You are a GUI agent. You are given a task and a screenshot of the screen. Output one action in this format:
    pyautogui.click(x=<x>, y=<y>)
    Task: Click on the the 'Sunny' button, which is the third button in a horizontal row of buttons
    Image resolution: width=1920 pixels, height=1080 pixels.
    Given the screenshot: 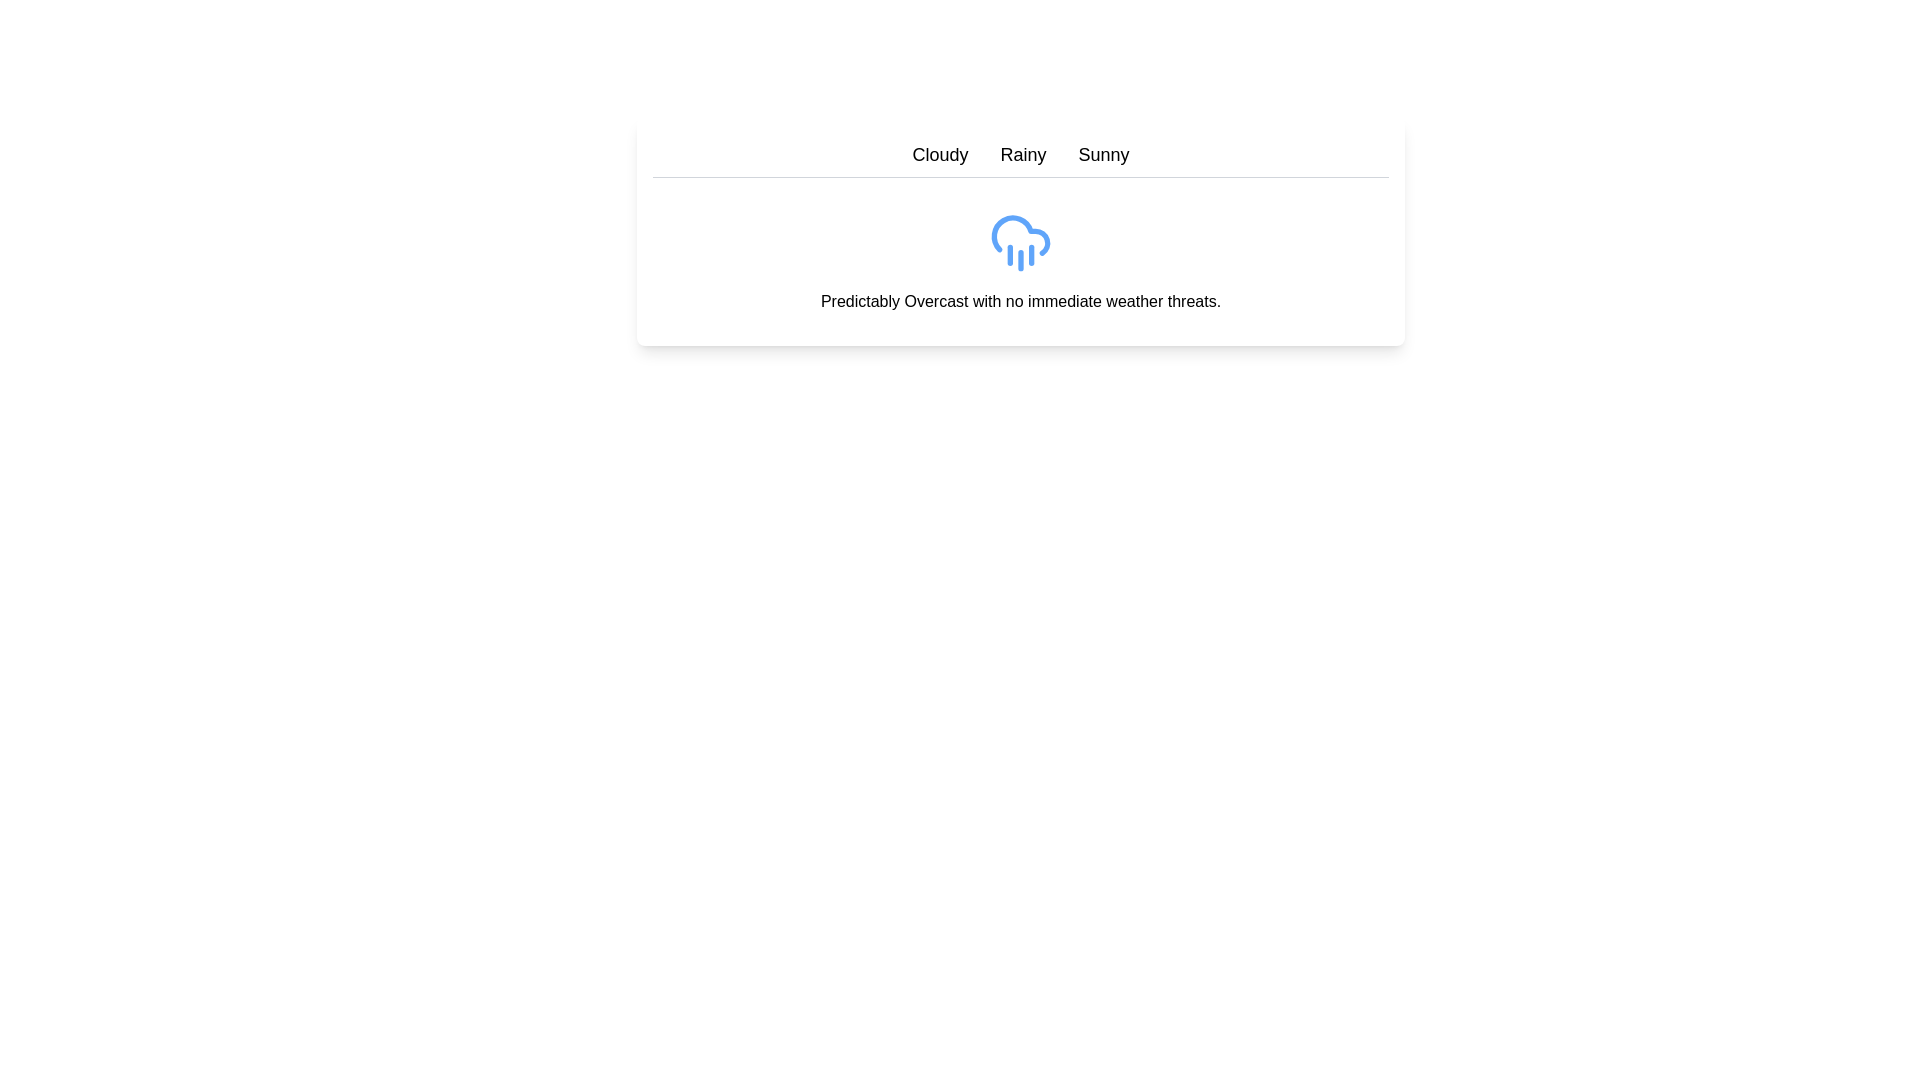 What is the action you would take?
    pyautogui.click(x=1103, y=153)
    